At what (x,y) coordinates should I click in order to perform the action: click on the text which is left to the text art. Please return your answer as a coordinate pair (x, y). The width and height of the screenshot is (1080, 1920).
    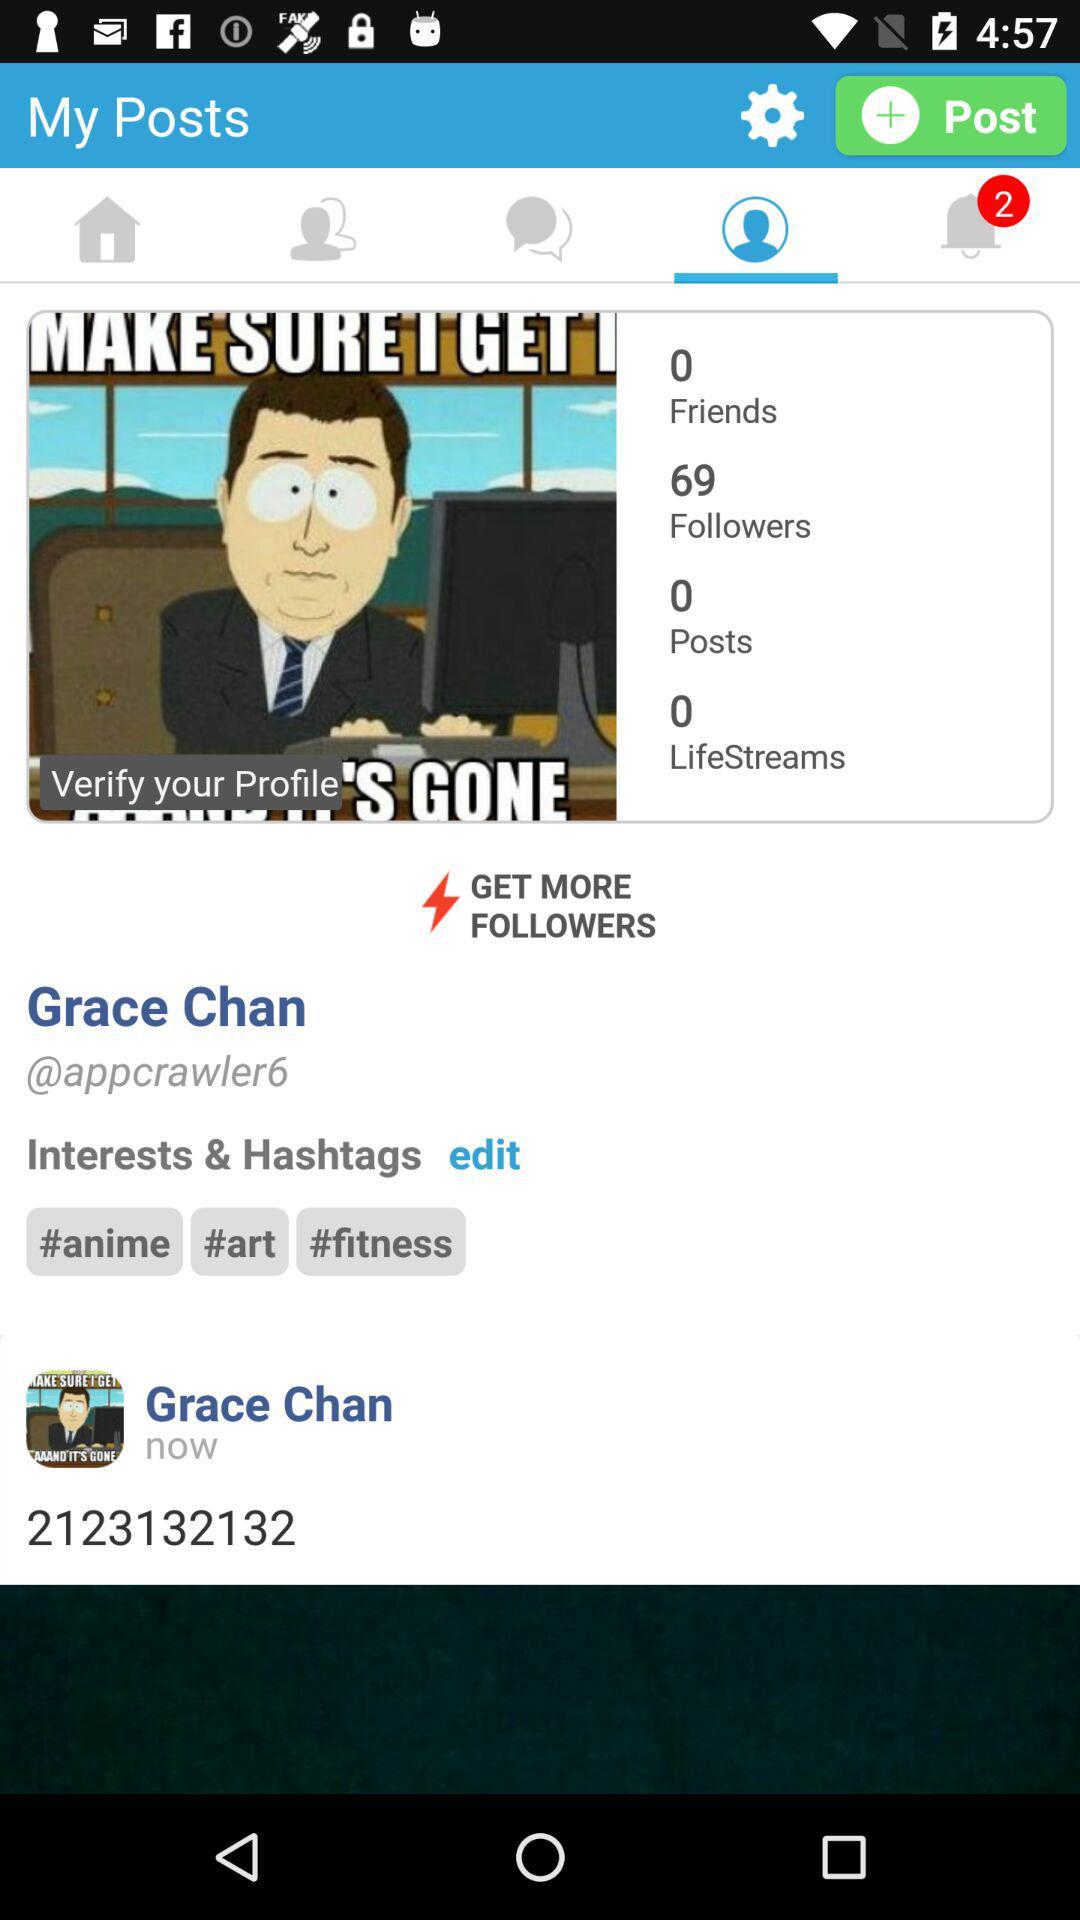
    Looking at the image, I should click on (104, 1241).